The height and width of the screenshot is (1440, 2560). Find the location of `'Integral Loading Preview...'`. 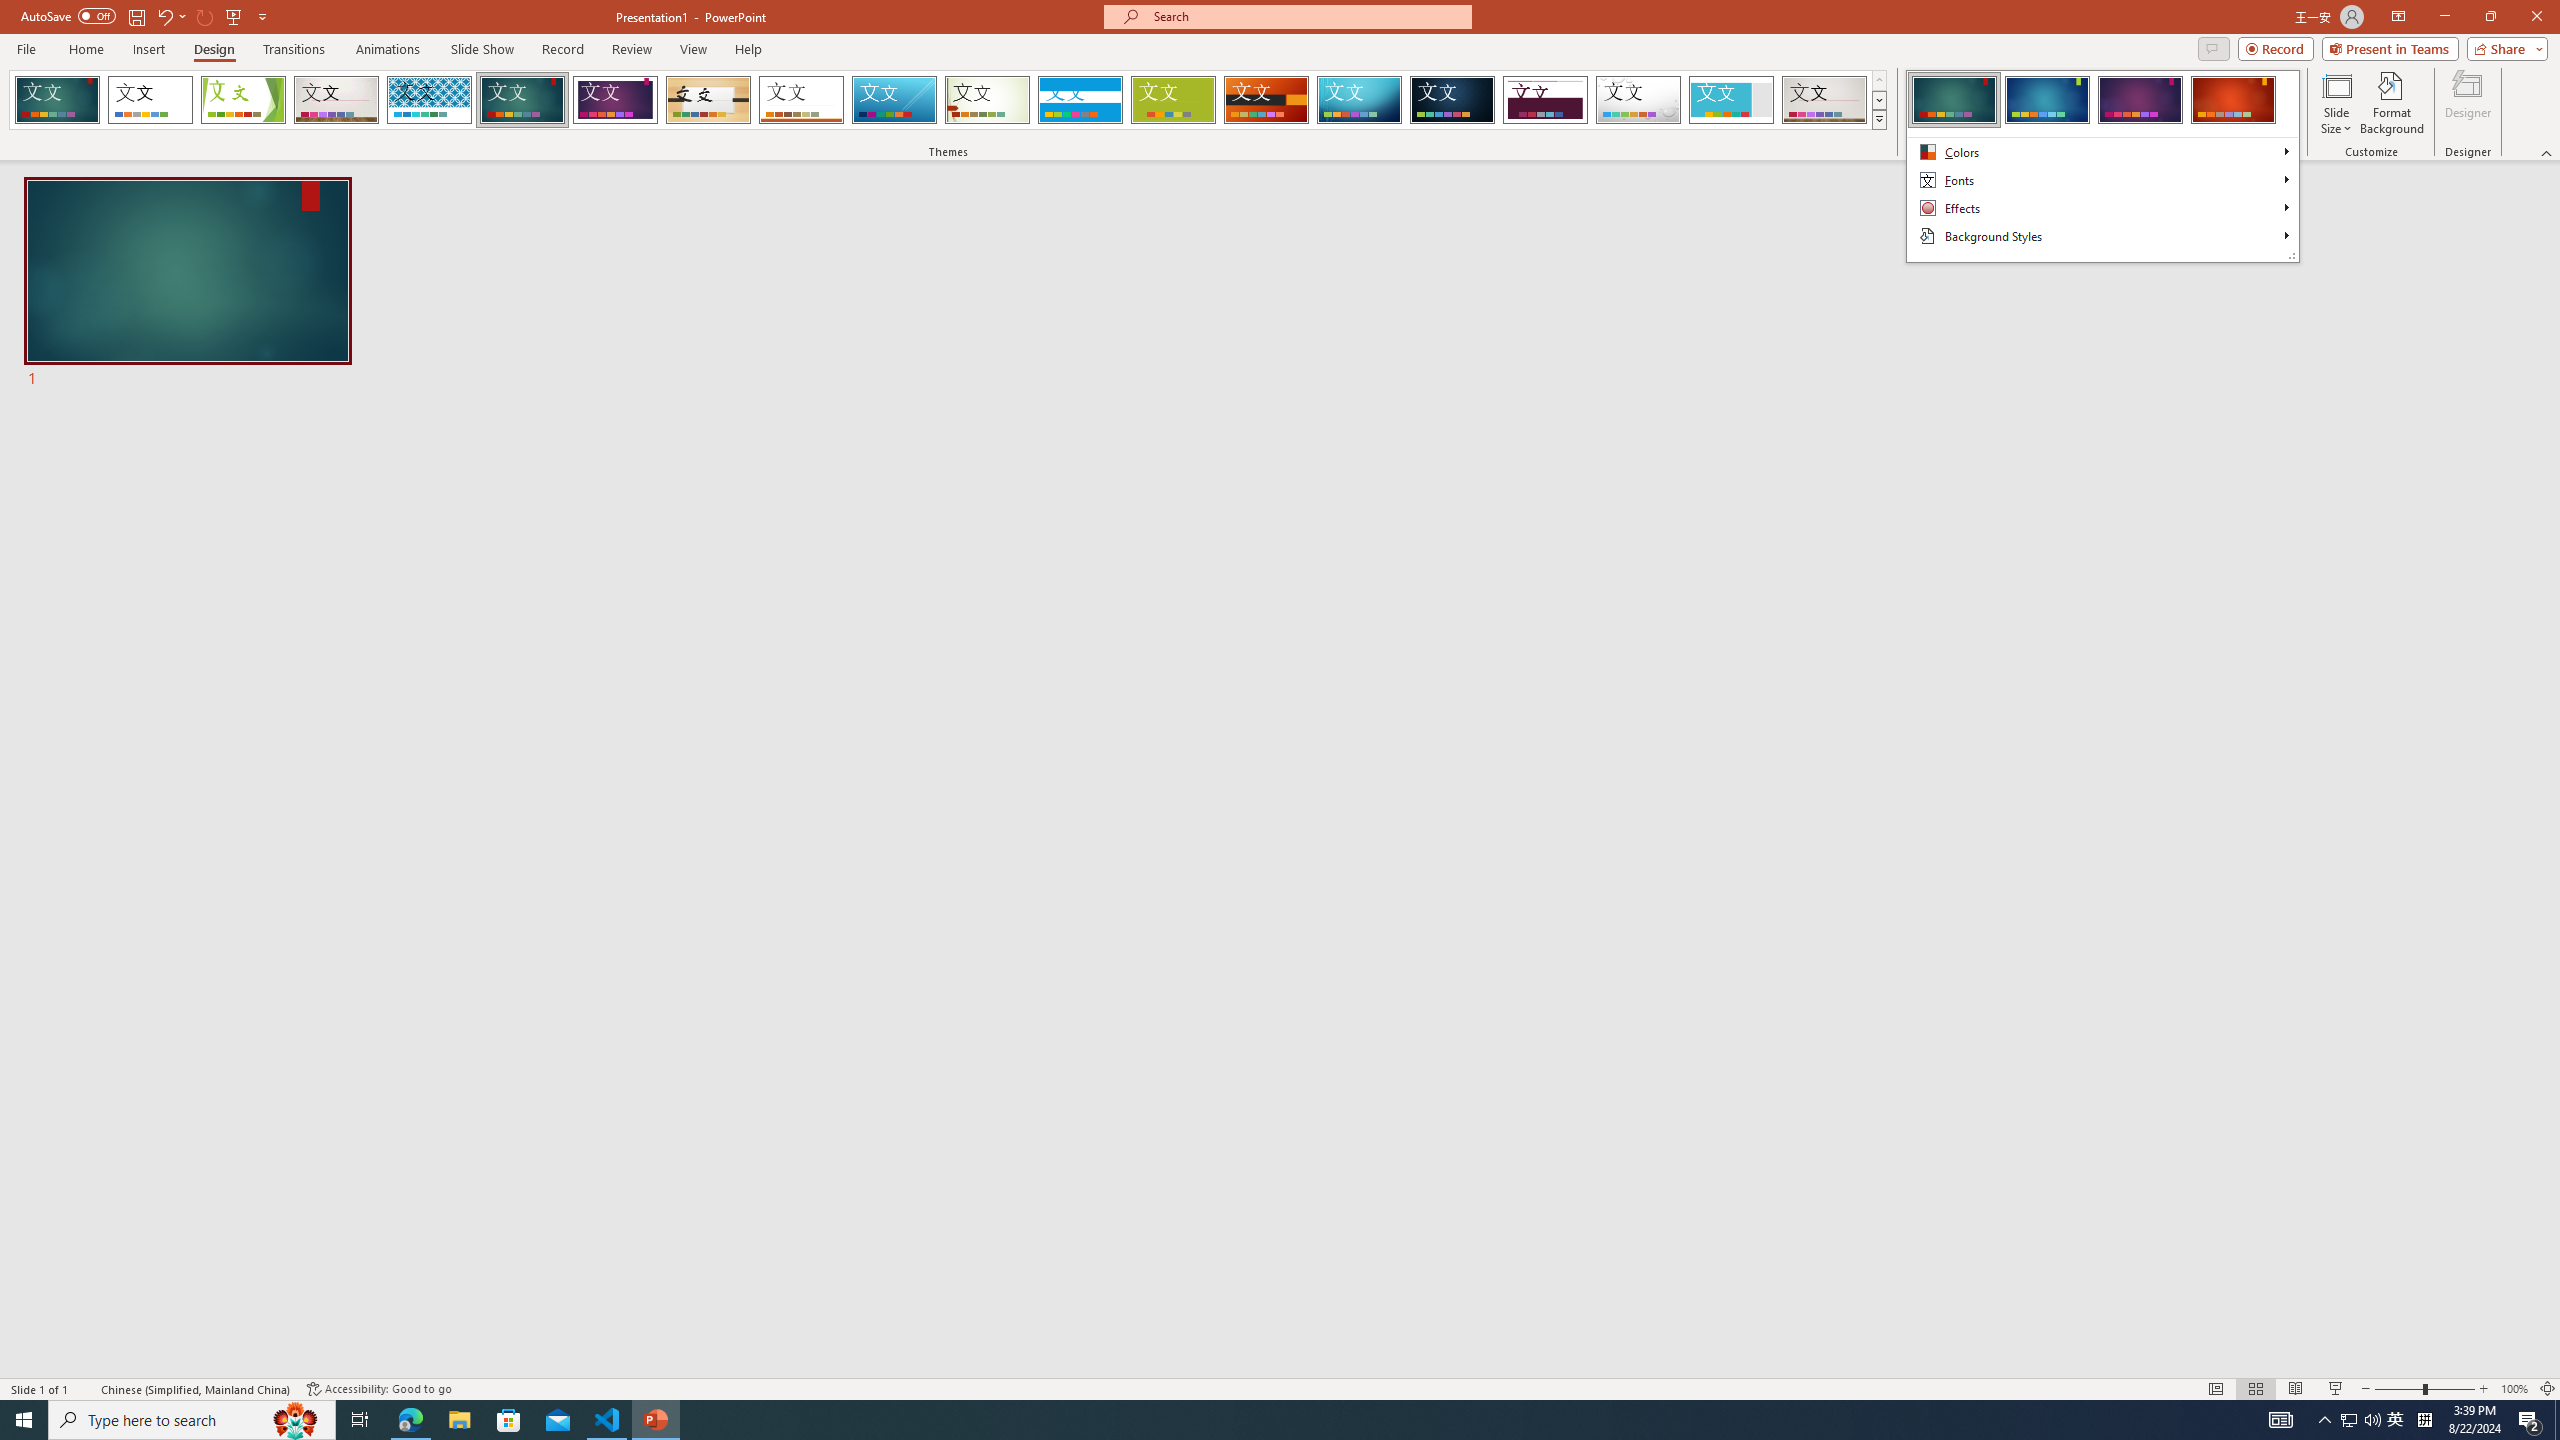

'Integral Loading Preview...' is located at coordinates (429, 99).